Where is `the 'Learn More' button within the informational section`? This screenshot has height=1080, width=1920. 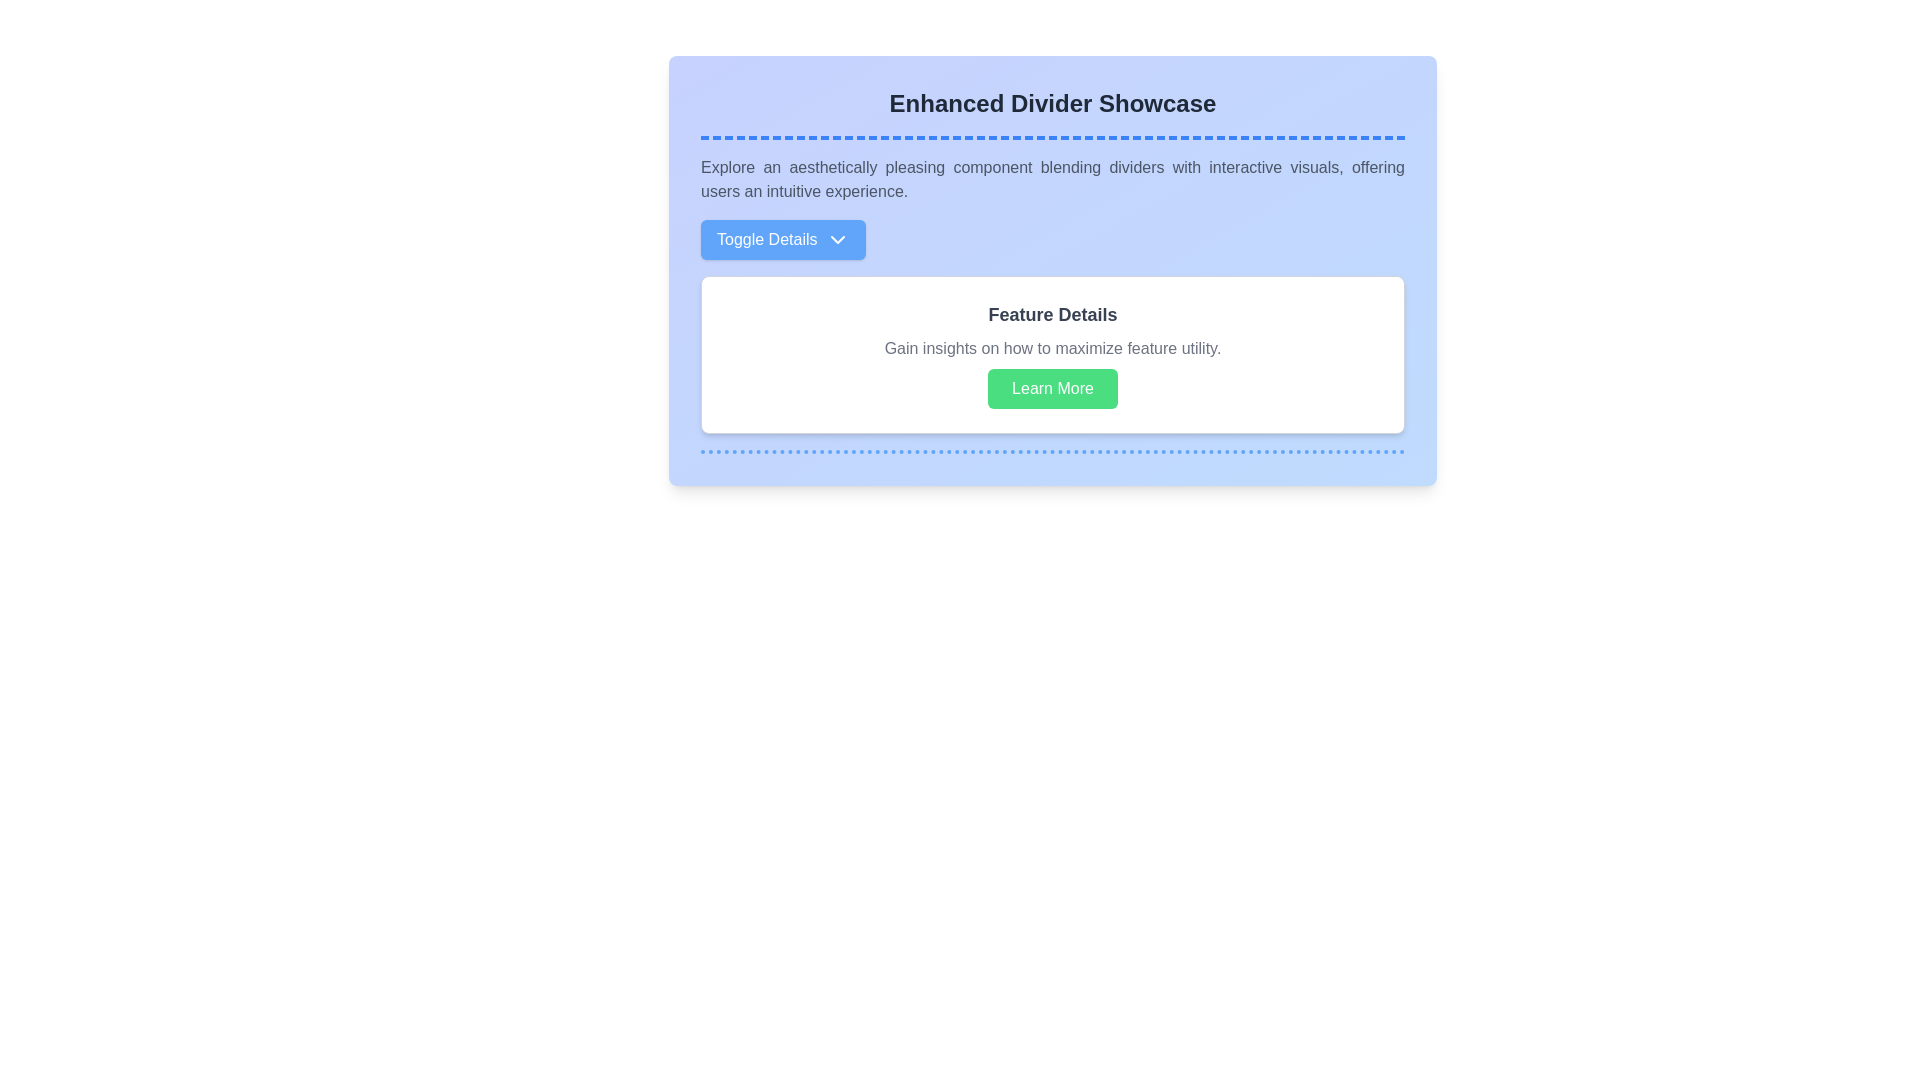
the 'Learn More' button within the informational section is located at coordinates (1051, 353).